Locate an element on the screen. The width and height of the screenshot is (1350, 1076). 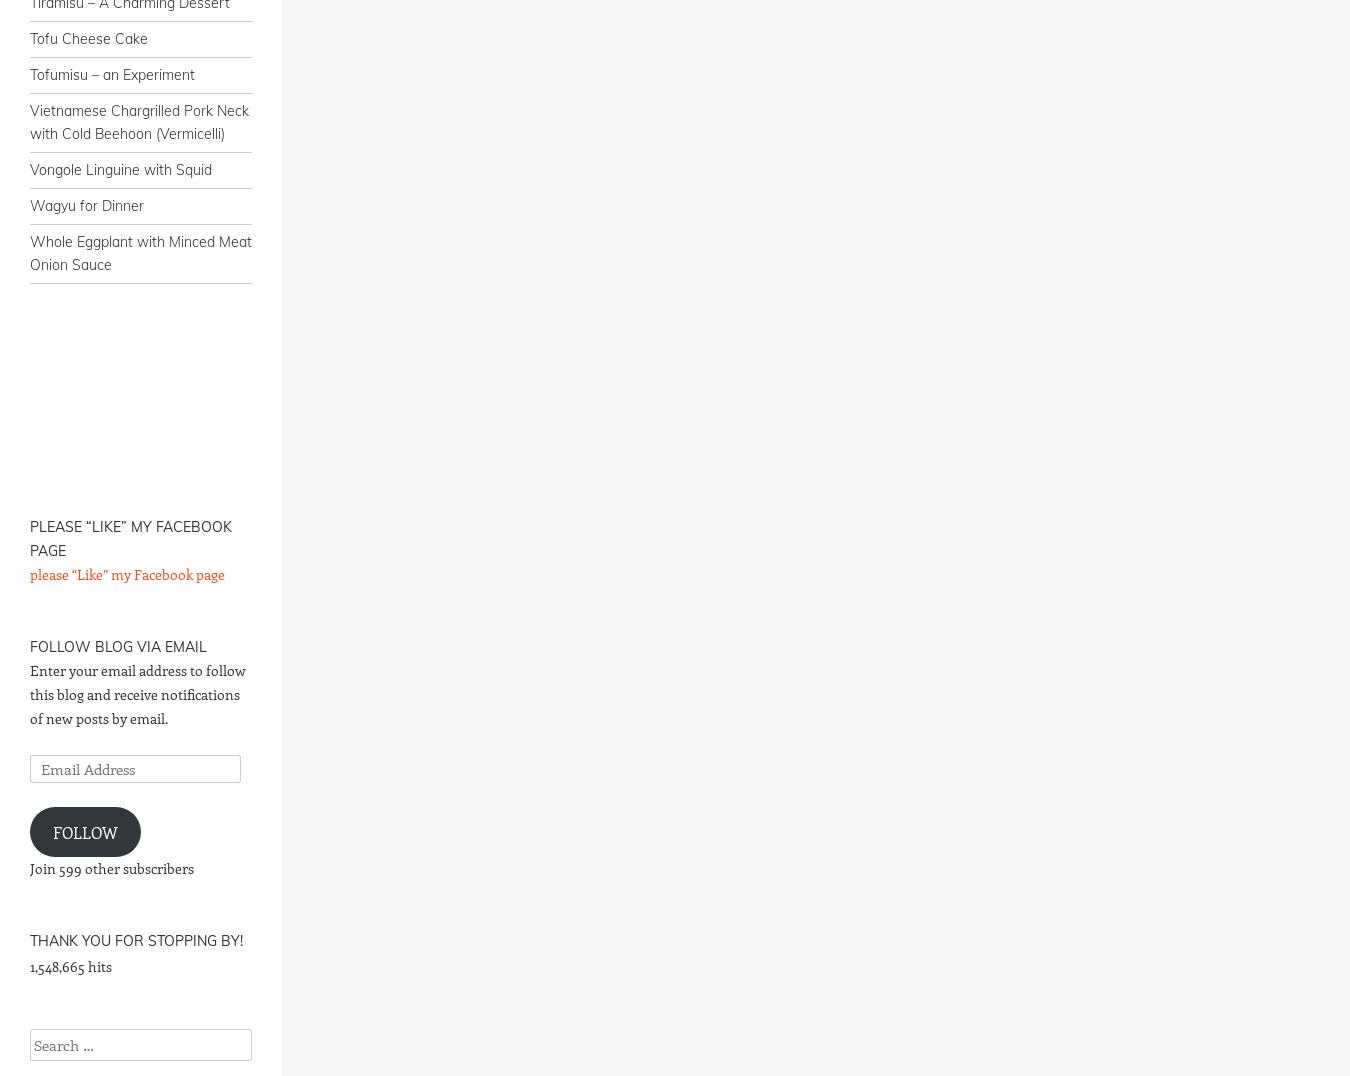
'Search' is located at coordinates (50, 1040).